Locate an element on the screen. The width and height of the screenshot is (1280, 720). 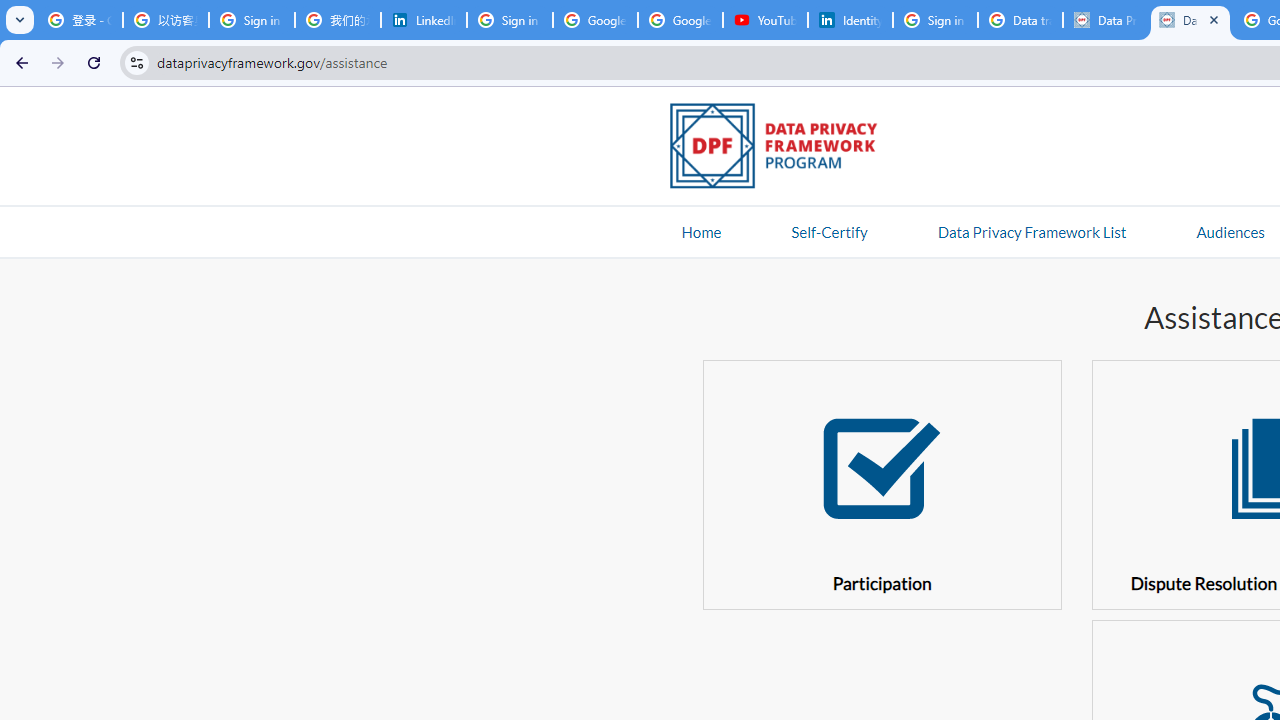
'Data Privacy Framework List' is located at coordinates (1031, 230).